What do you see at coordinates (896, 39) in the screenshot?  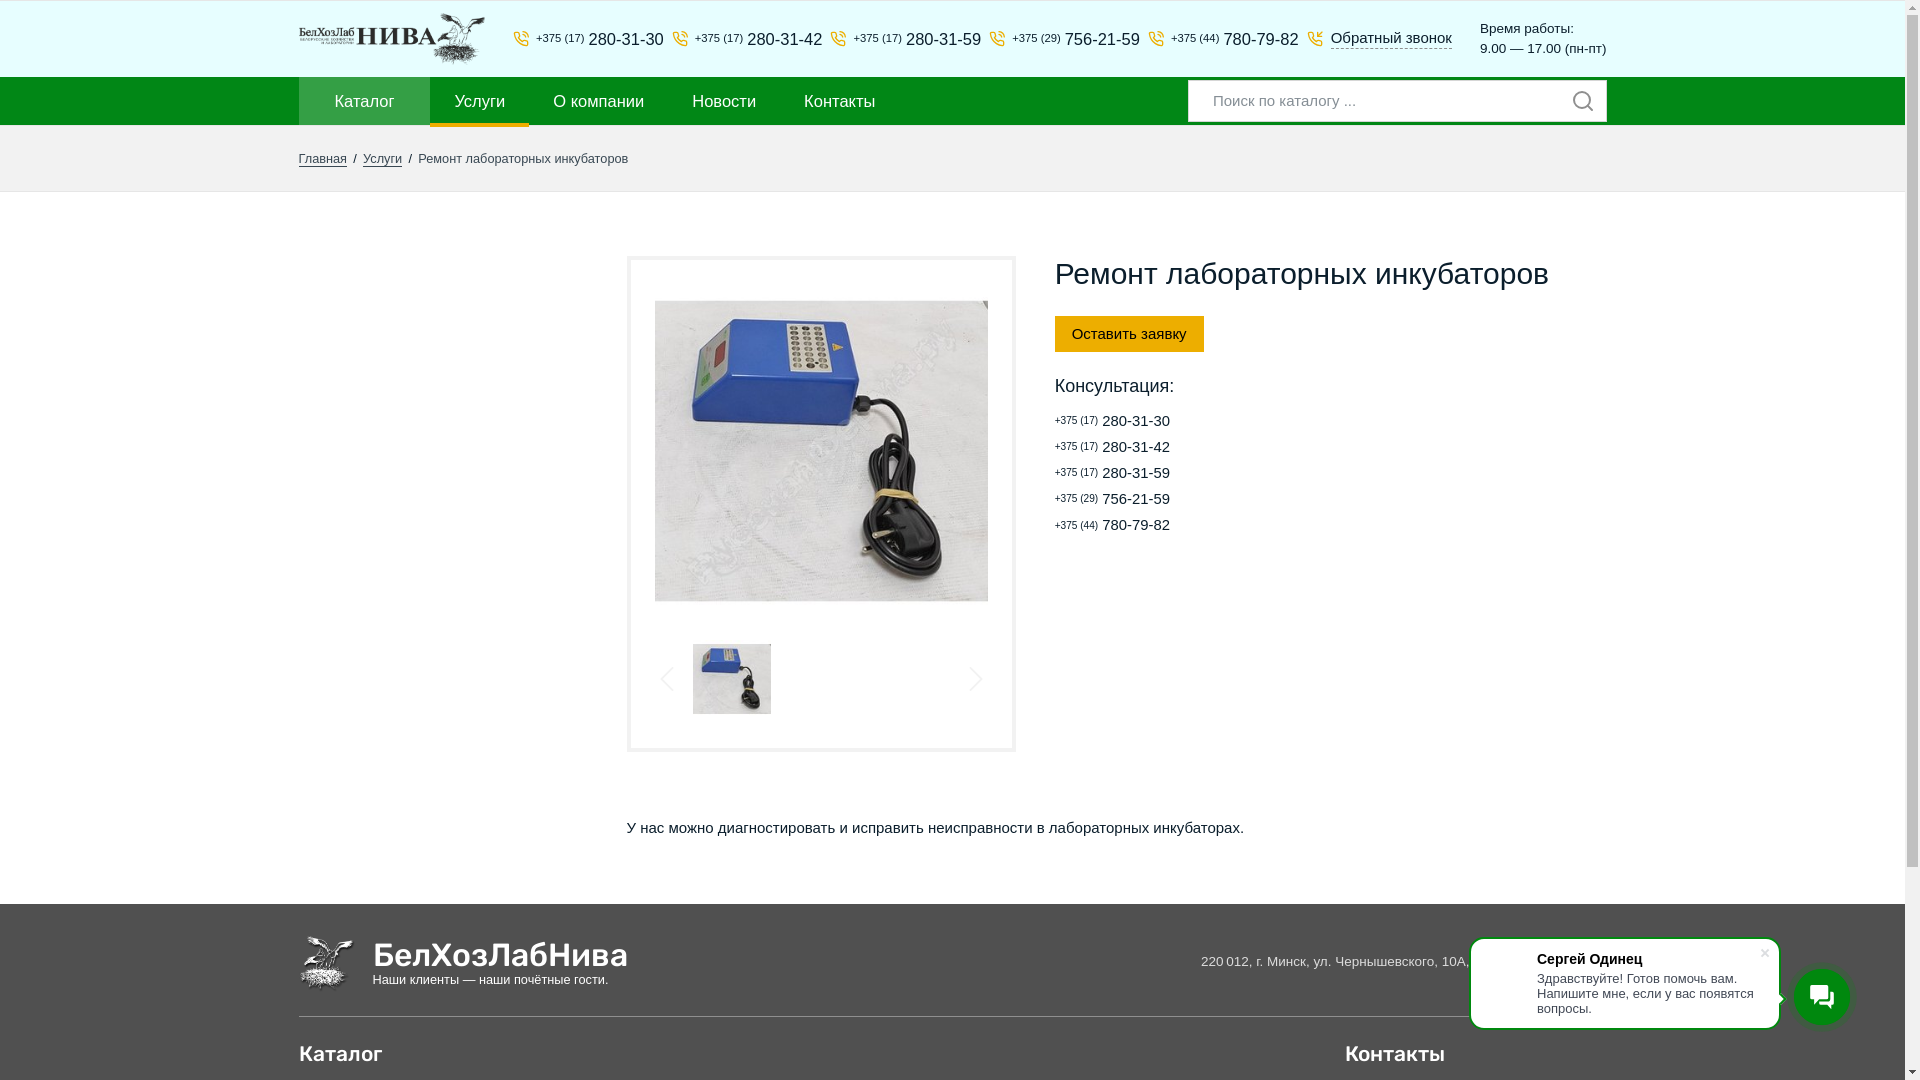 I see `'+375 (17)` at bounding box center [896, 39].